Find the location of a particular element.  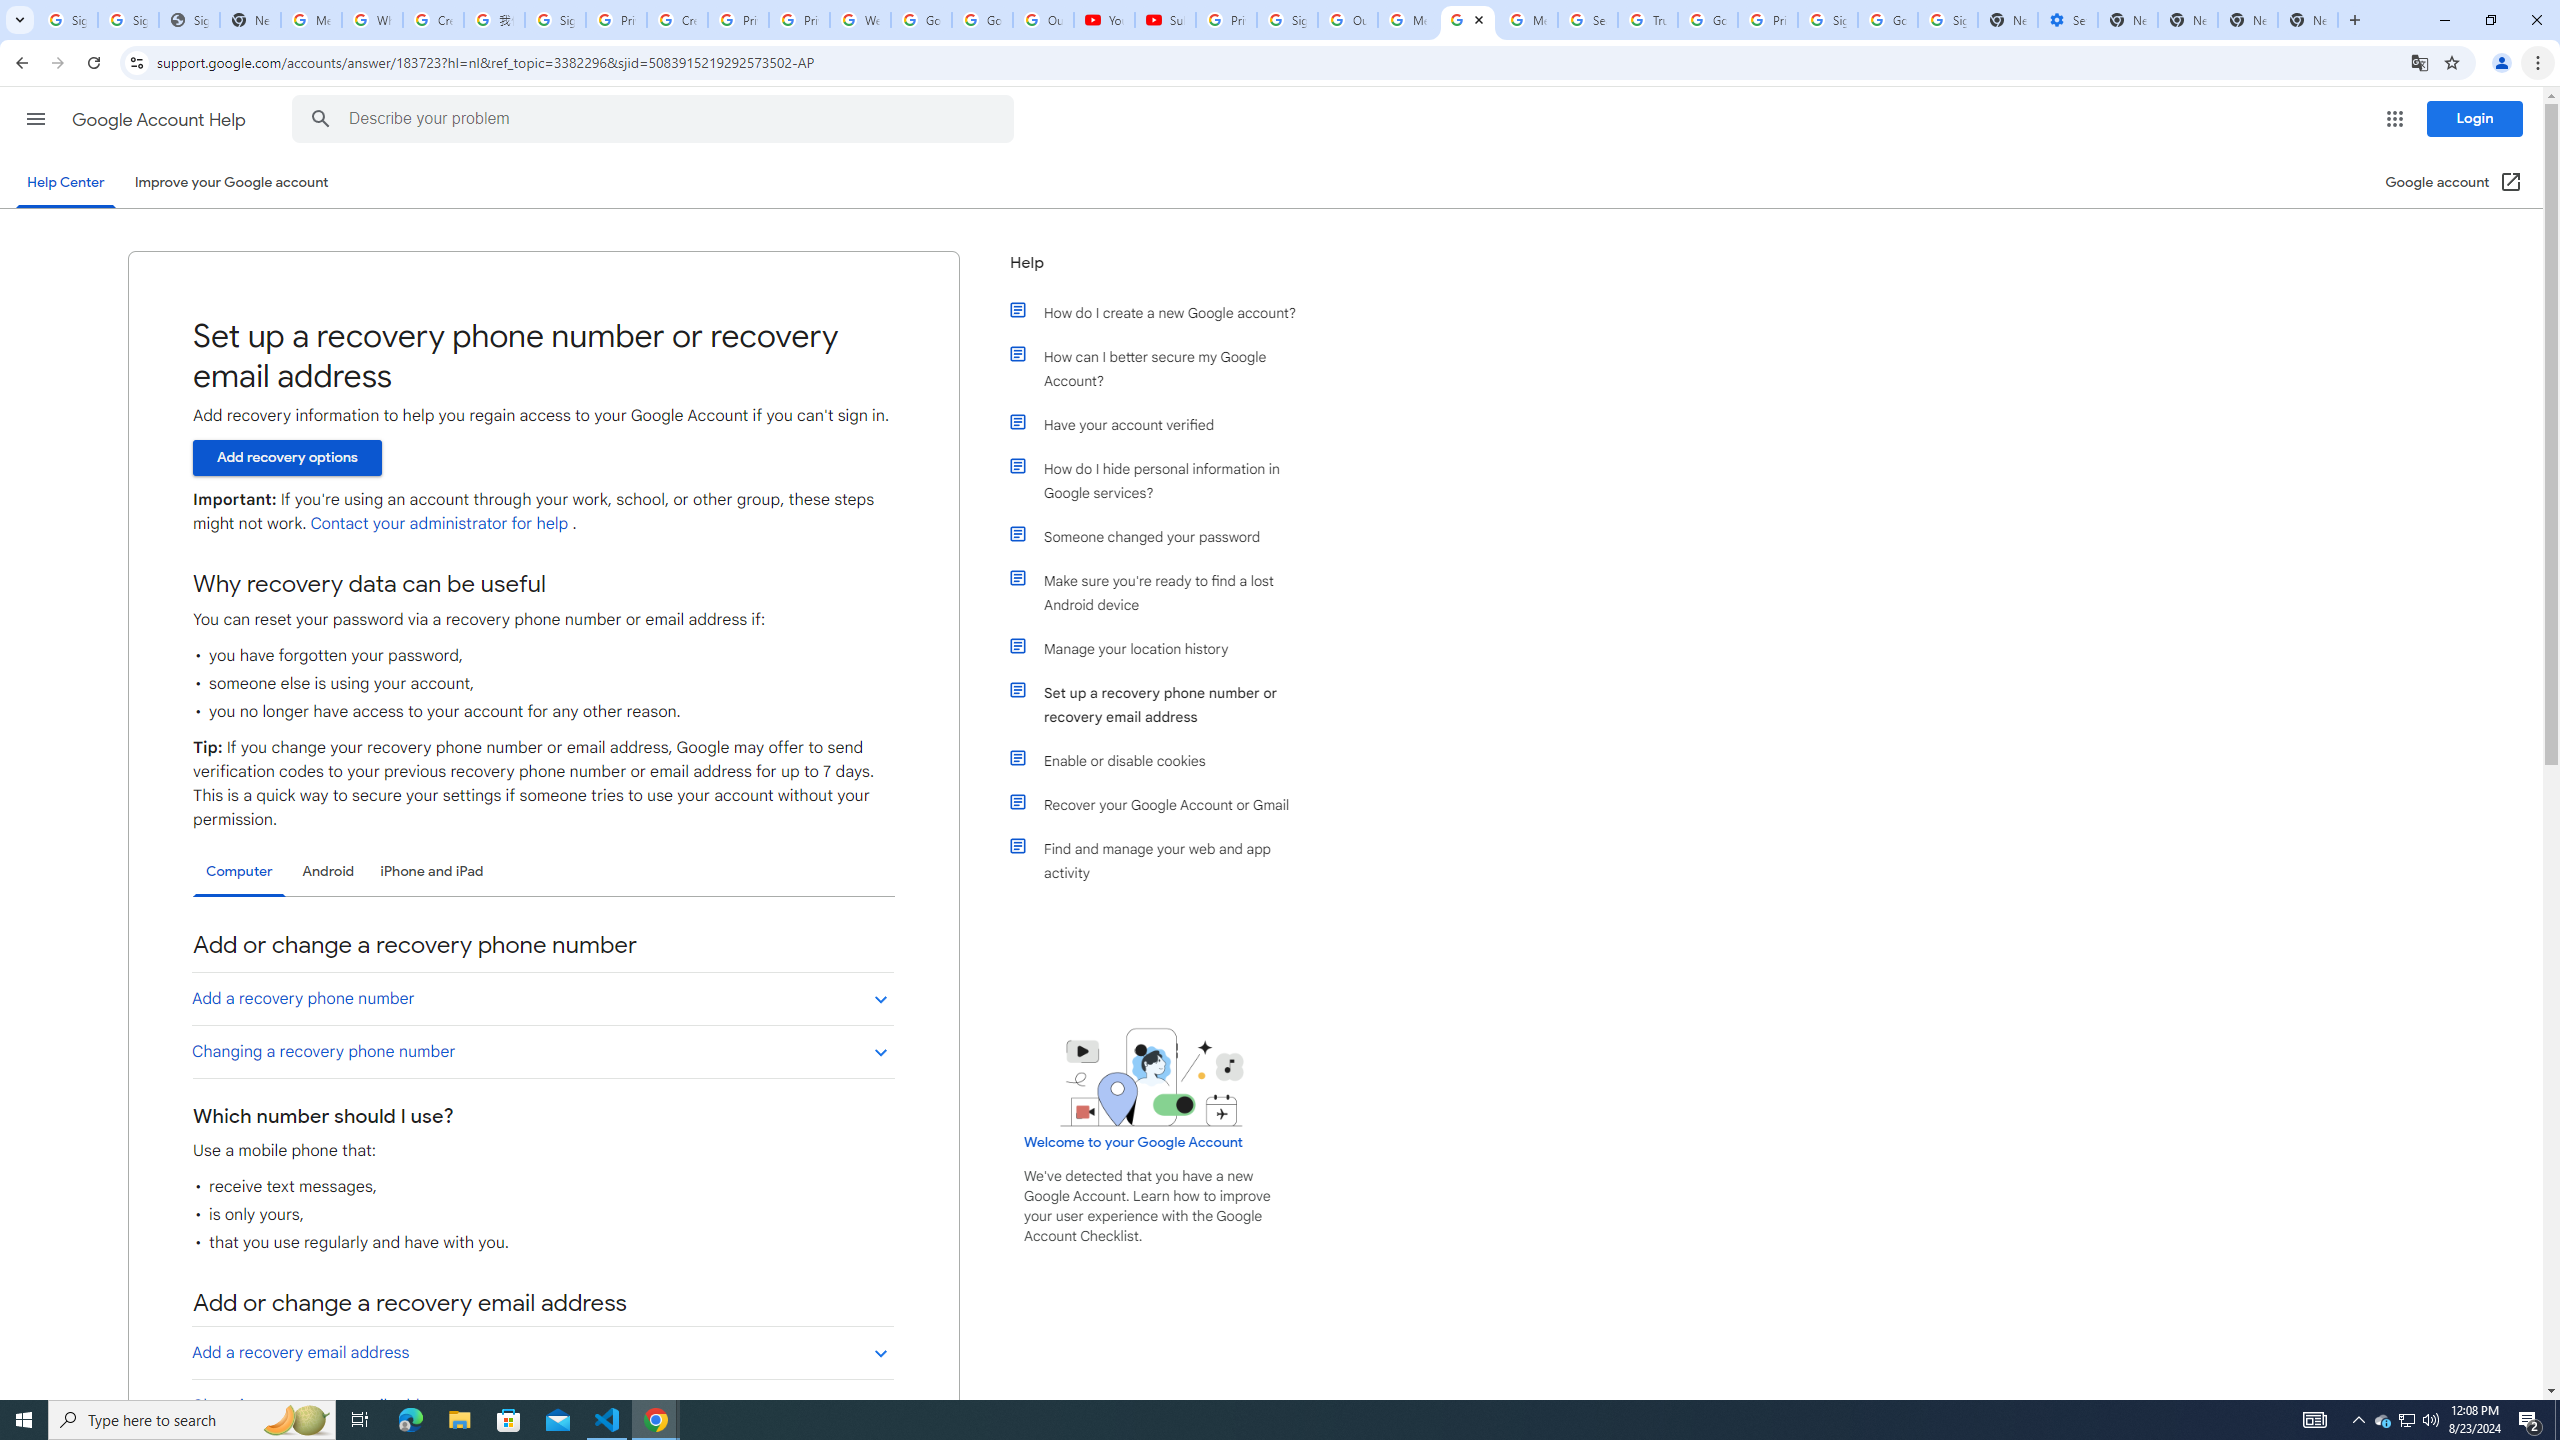

'How do I hide personal information in Google services?' is located at coordinates (1162, 479).